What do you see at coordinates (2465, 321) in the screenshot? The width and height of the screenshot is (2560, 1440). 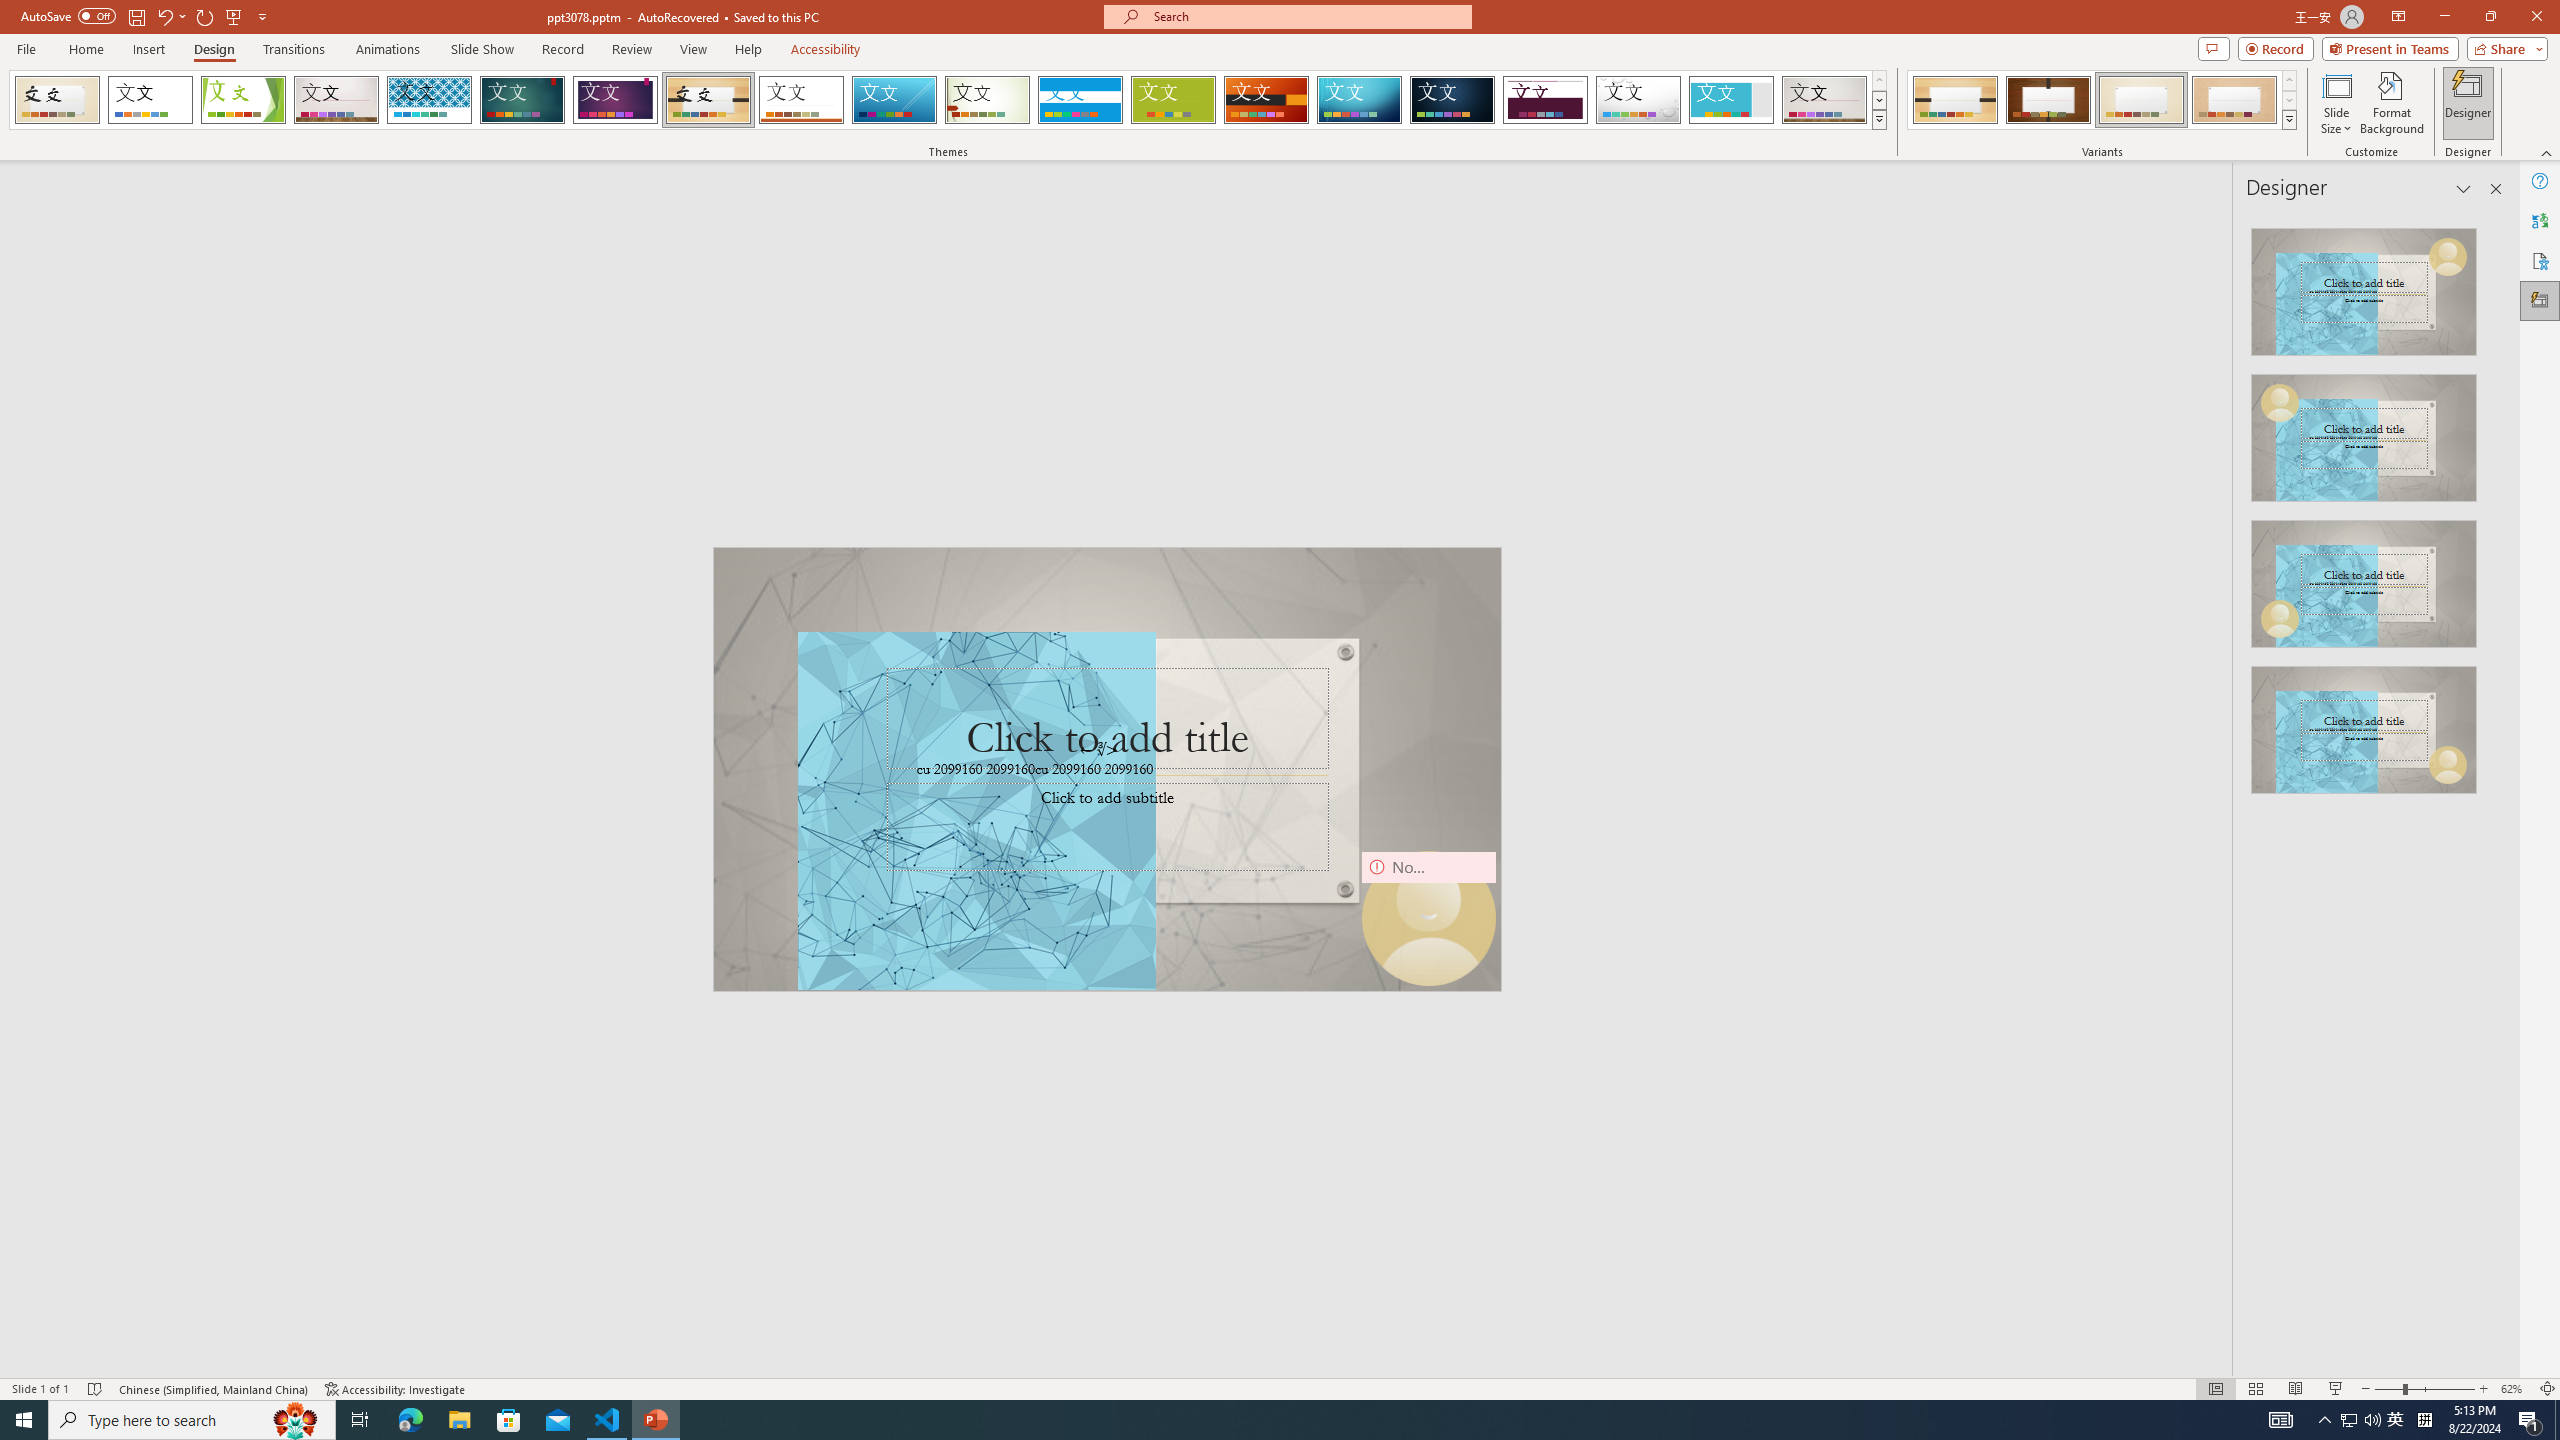 I see `'Split Editor Right (Ctrl+\) [Alt] Split Editor Down'` at bounding box center [2465, 321].